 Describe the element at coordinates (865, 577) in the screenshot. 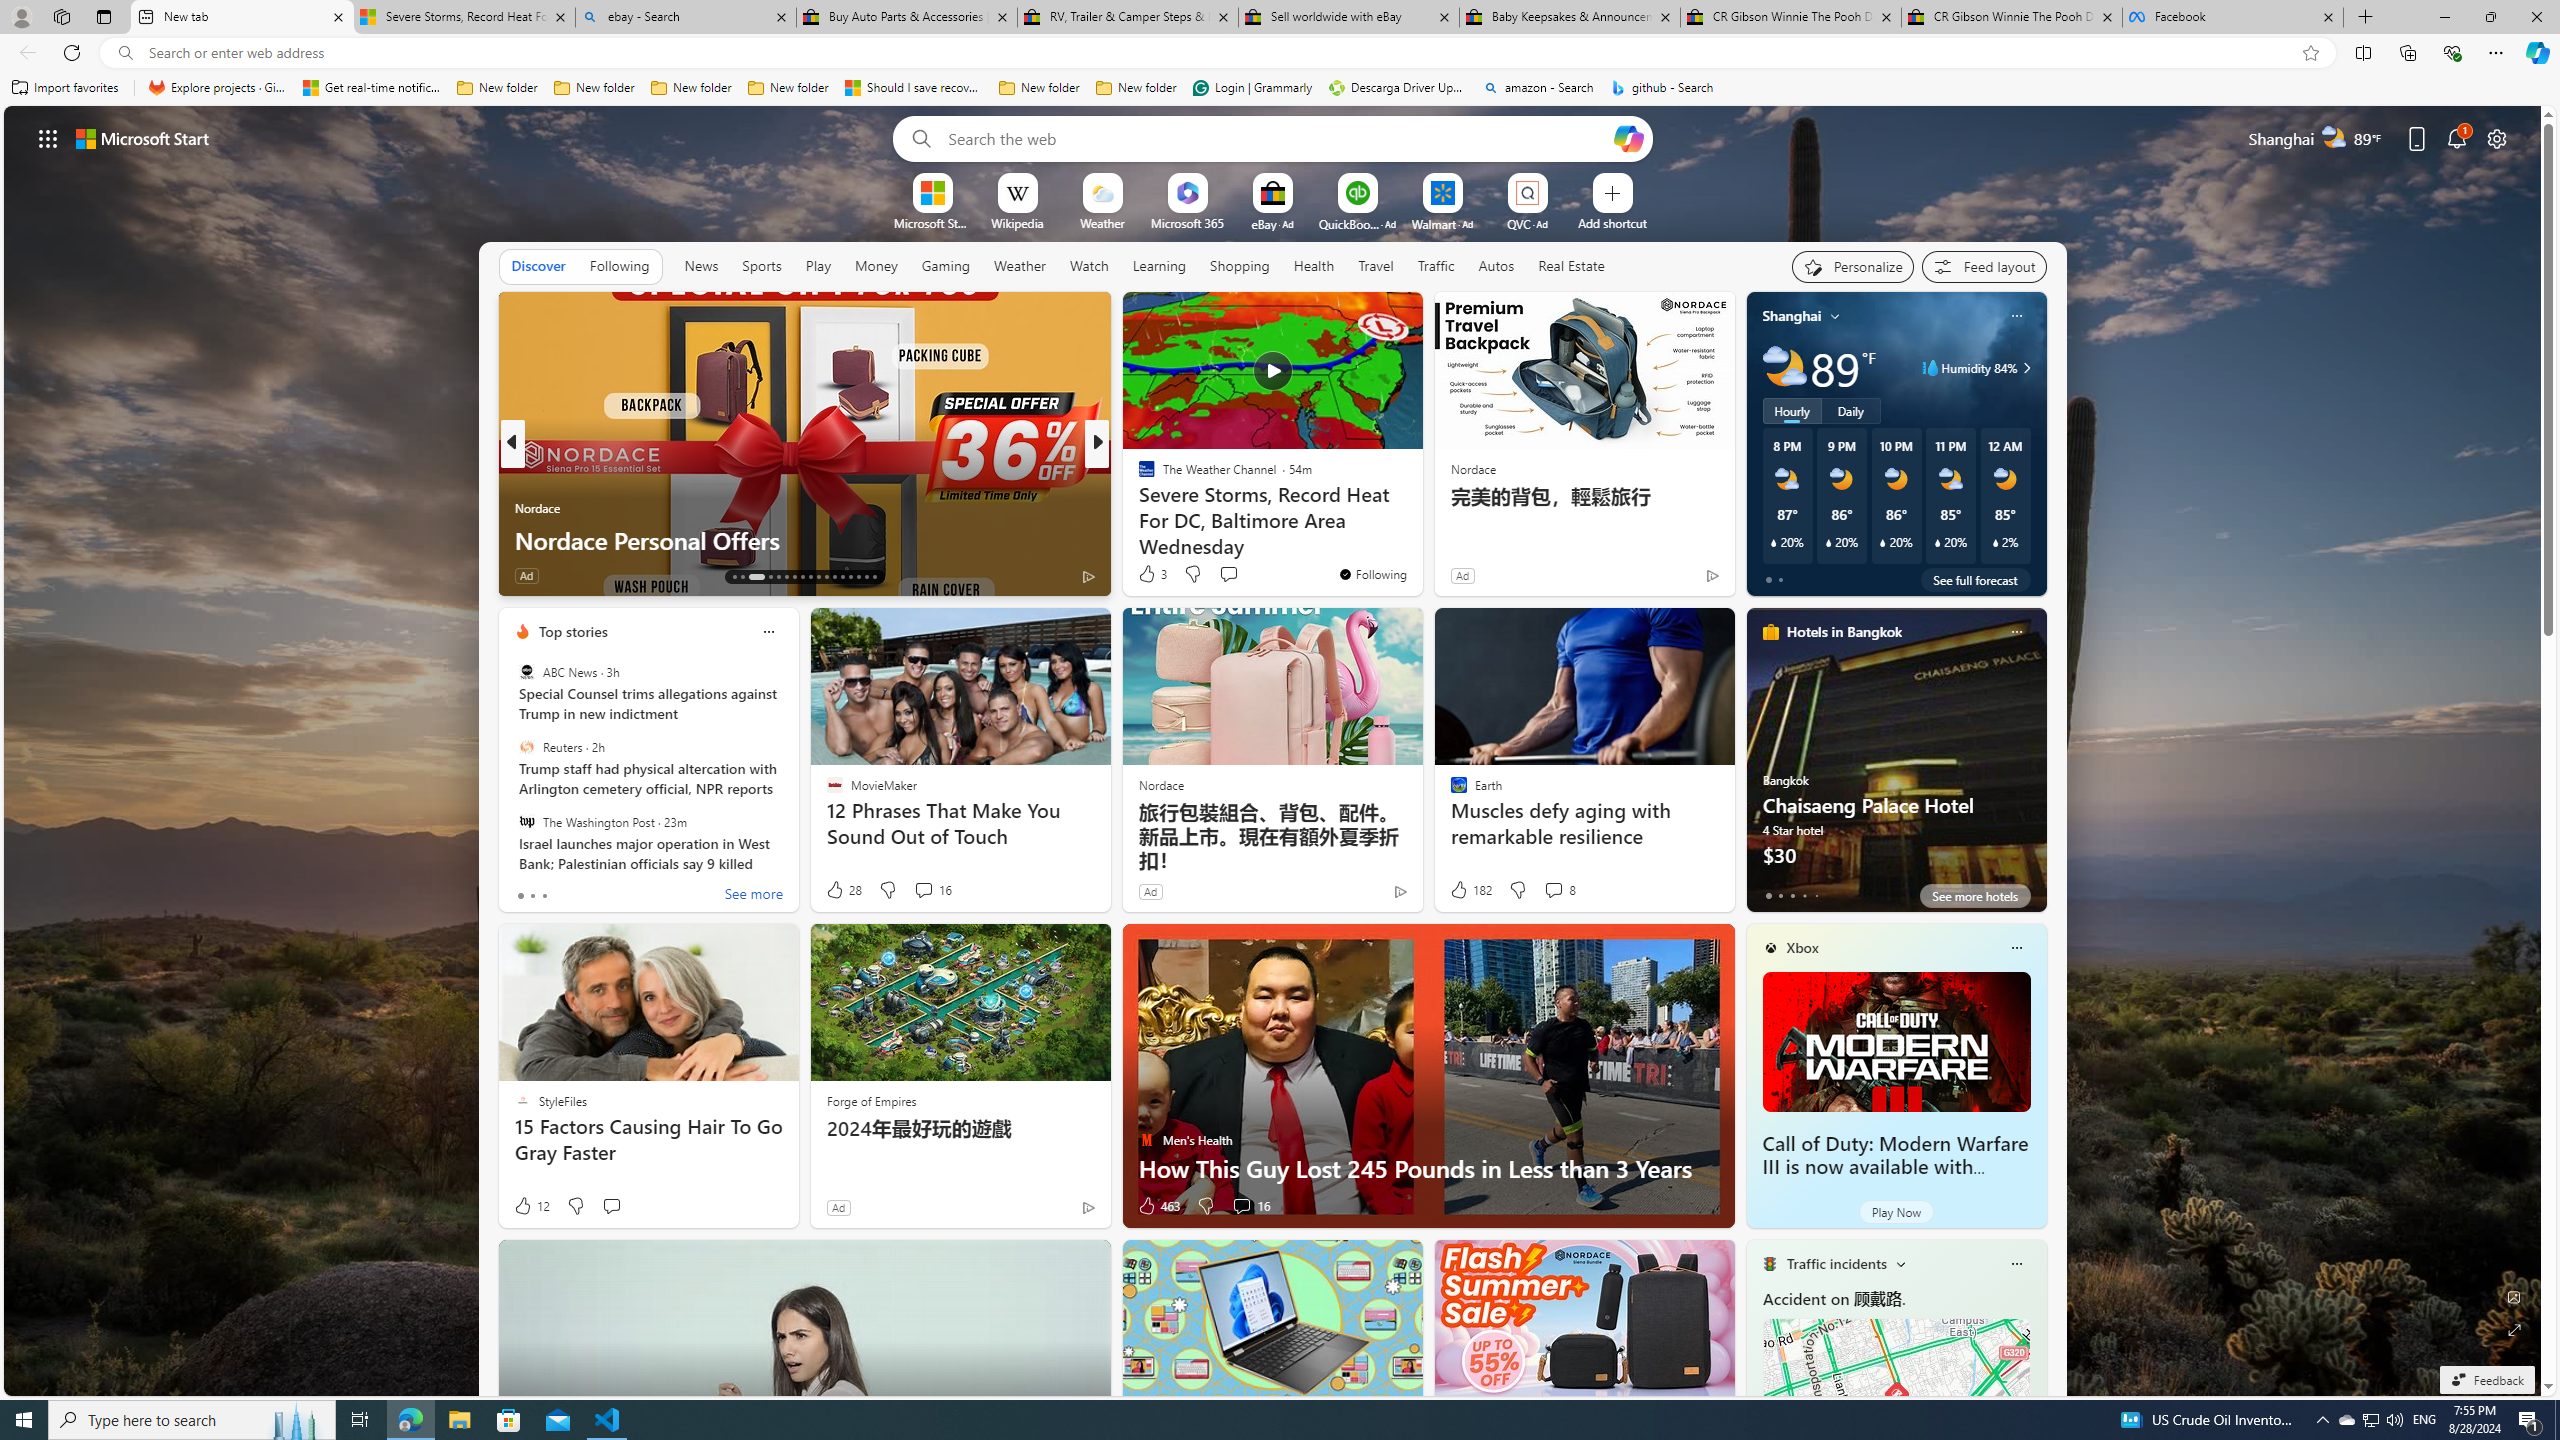

I see `'AutomationID: tab-28'` at that location.